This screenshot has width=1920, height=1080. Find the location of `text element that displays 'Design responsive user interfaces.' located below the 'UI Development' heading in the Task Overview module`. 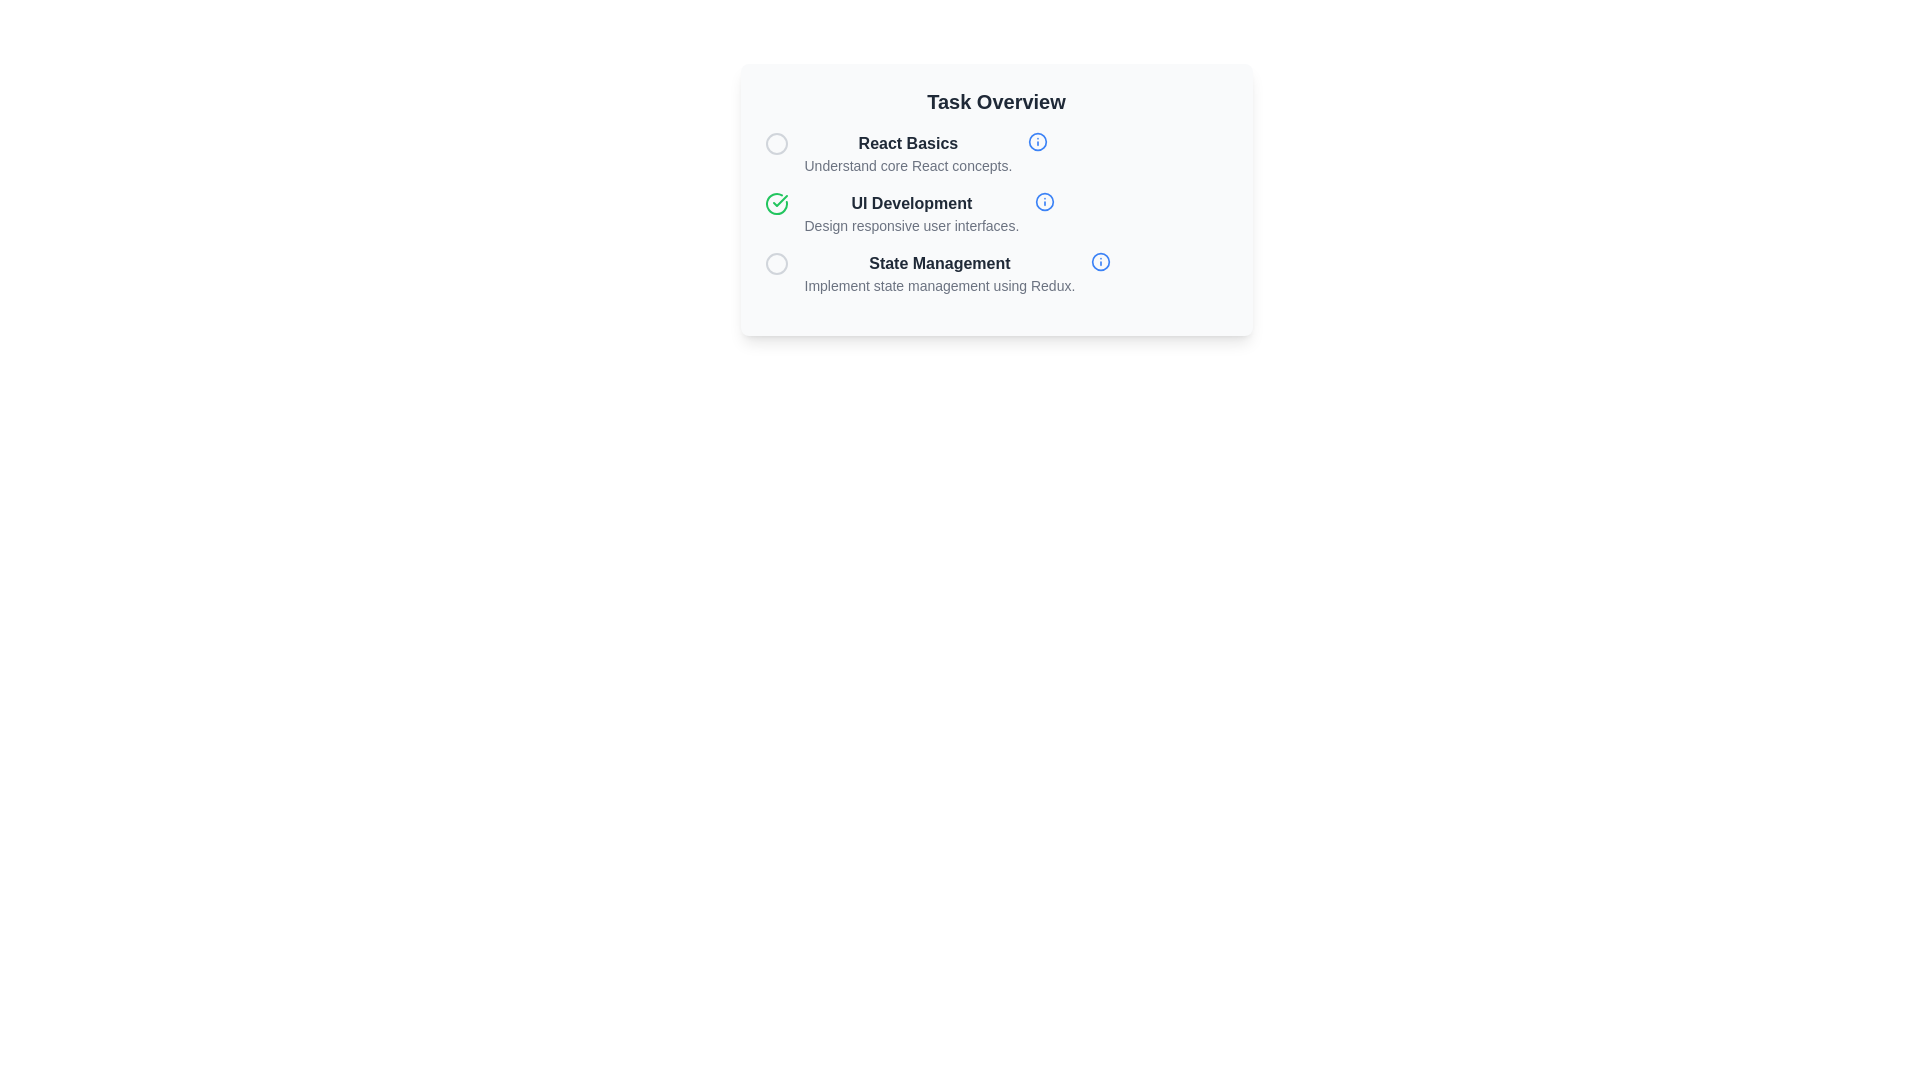

text element that displays 'Design responsive user interfaces.' located below the 'UI Development' heading in the Task Overview module is located at coordinates (910, 225).